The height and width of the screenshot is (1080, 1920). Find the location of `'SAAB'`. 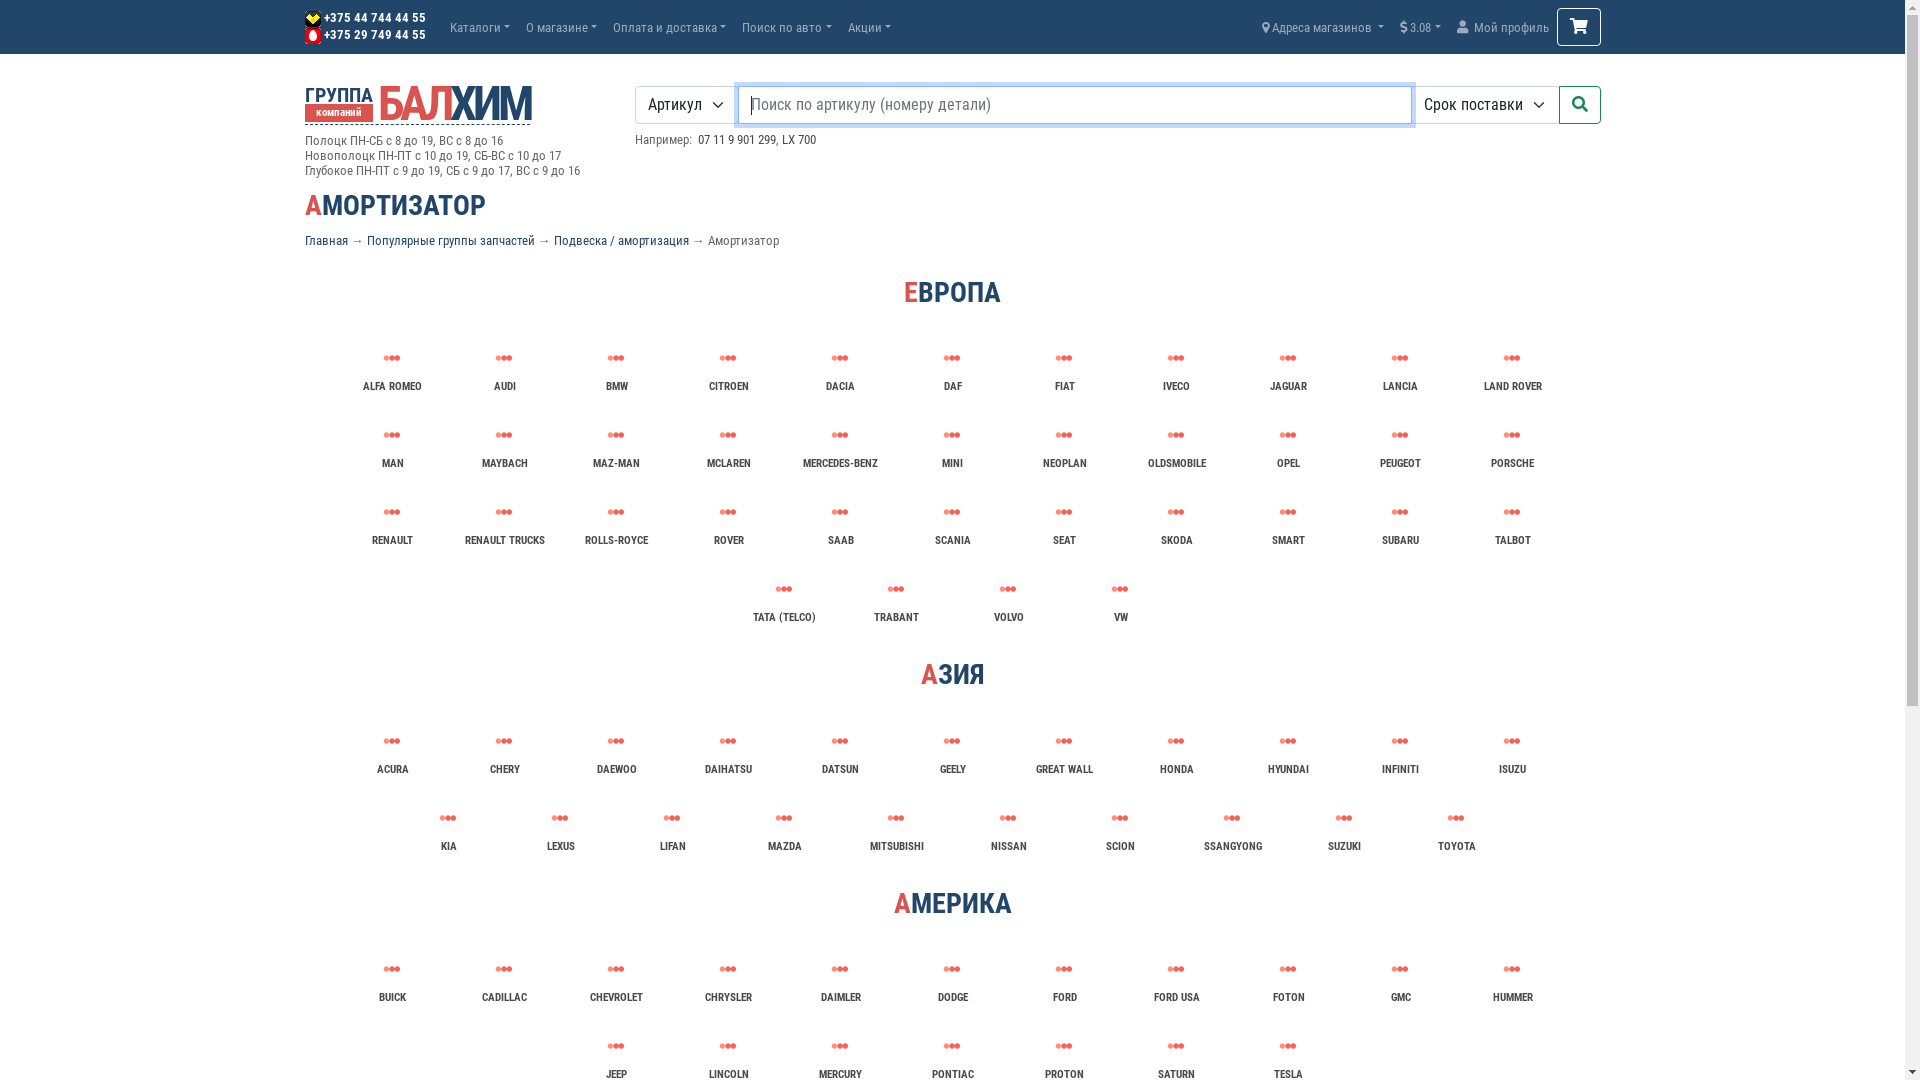

'SAAB' is located at coordinates (820, 511).